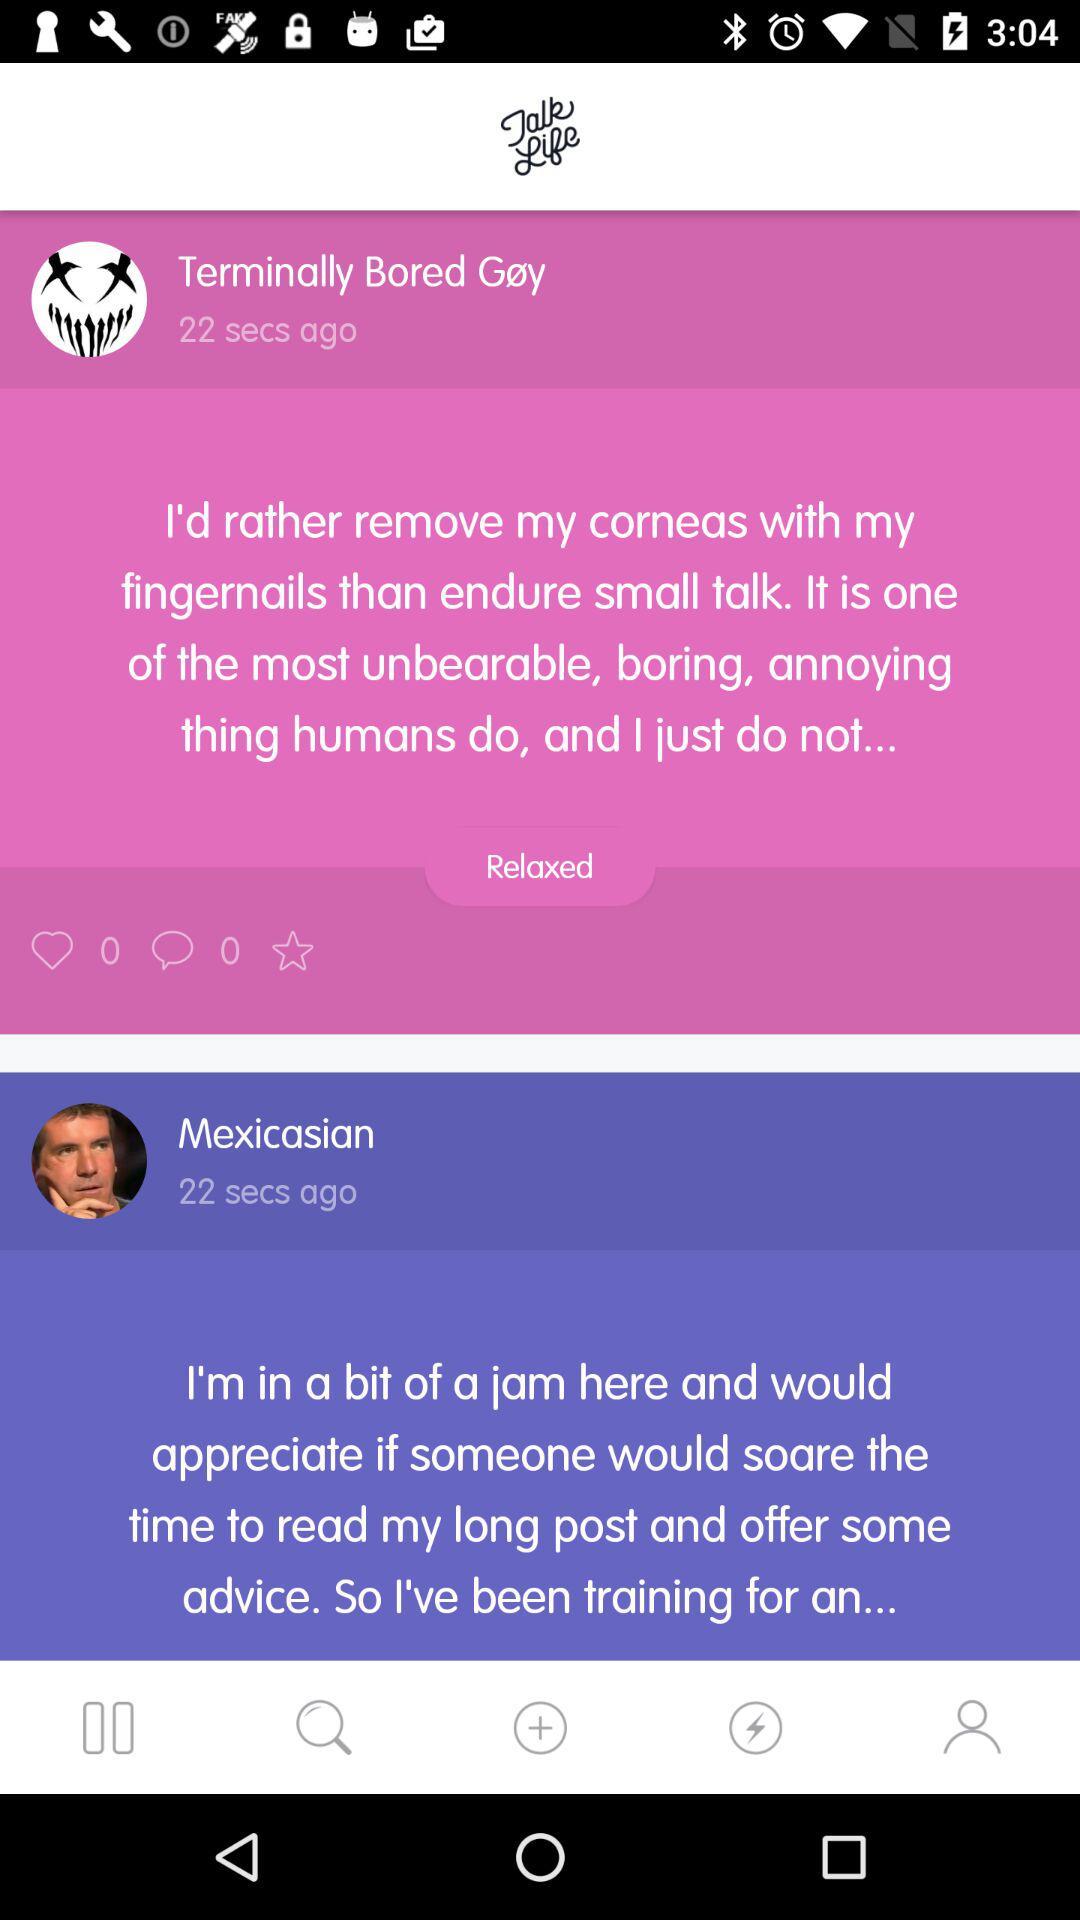 The image size is (1080, 1920). What do you see at coordinates (277, 1133) in the screenshot?
I see `icon above the 22 secs ago icon` at bounding box center [277, 1133].